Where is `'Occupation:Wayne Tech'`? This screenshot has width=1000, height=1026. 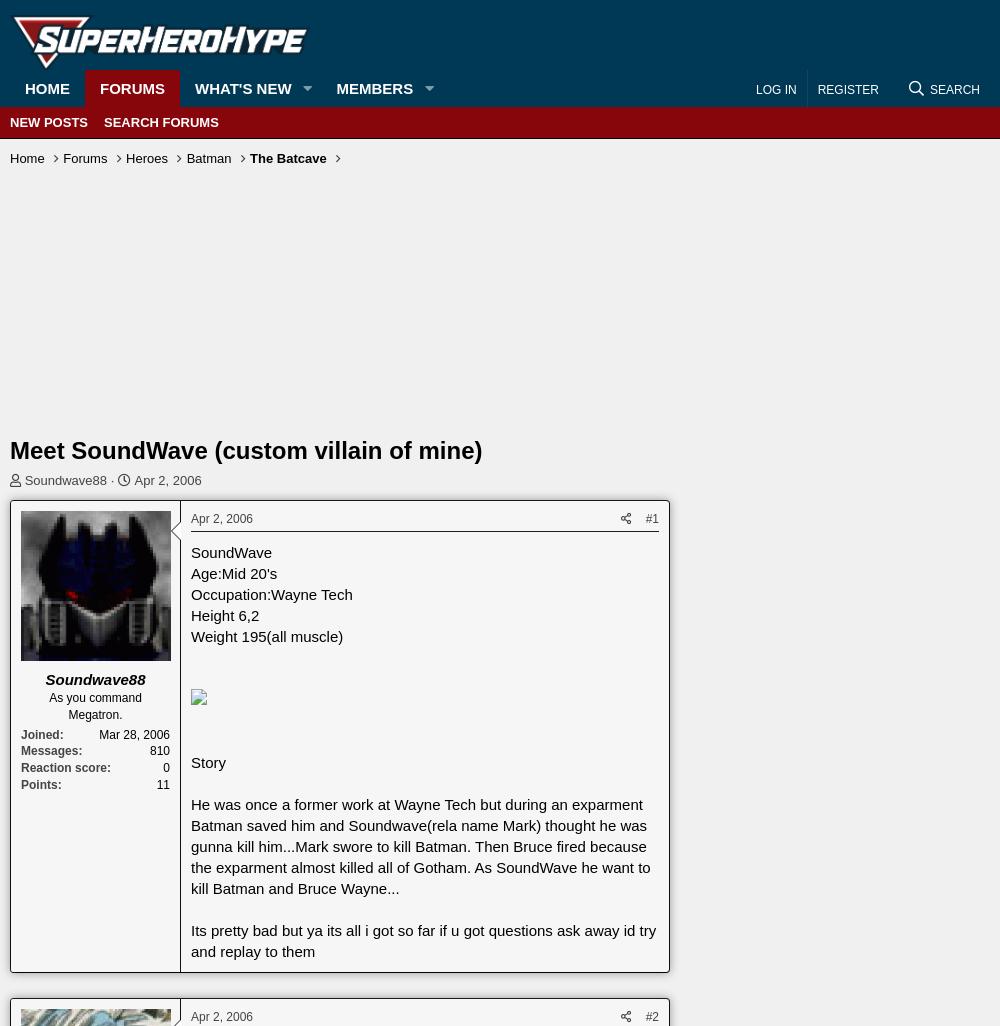
'Occupation:Wayne Tech' is located at coordinates (190, 593).